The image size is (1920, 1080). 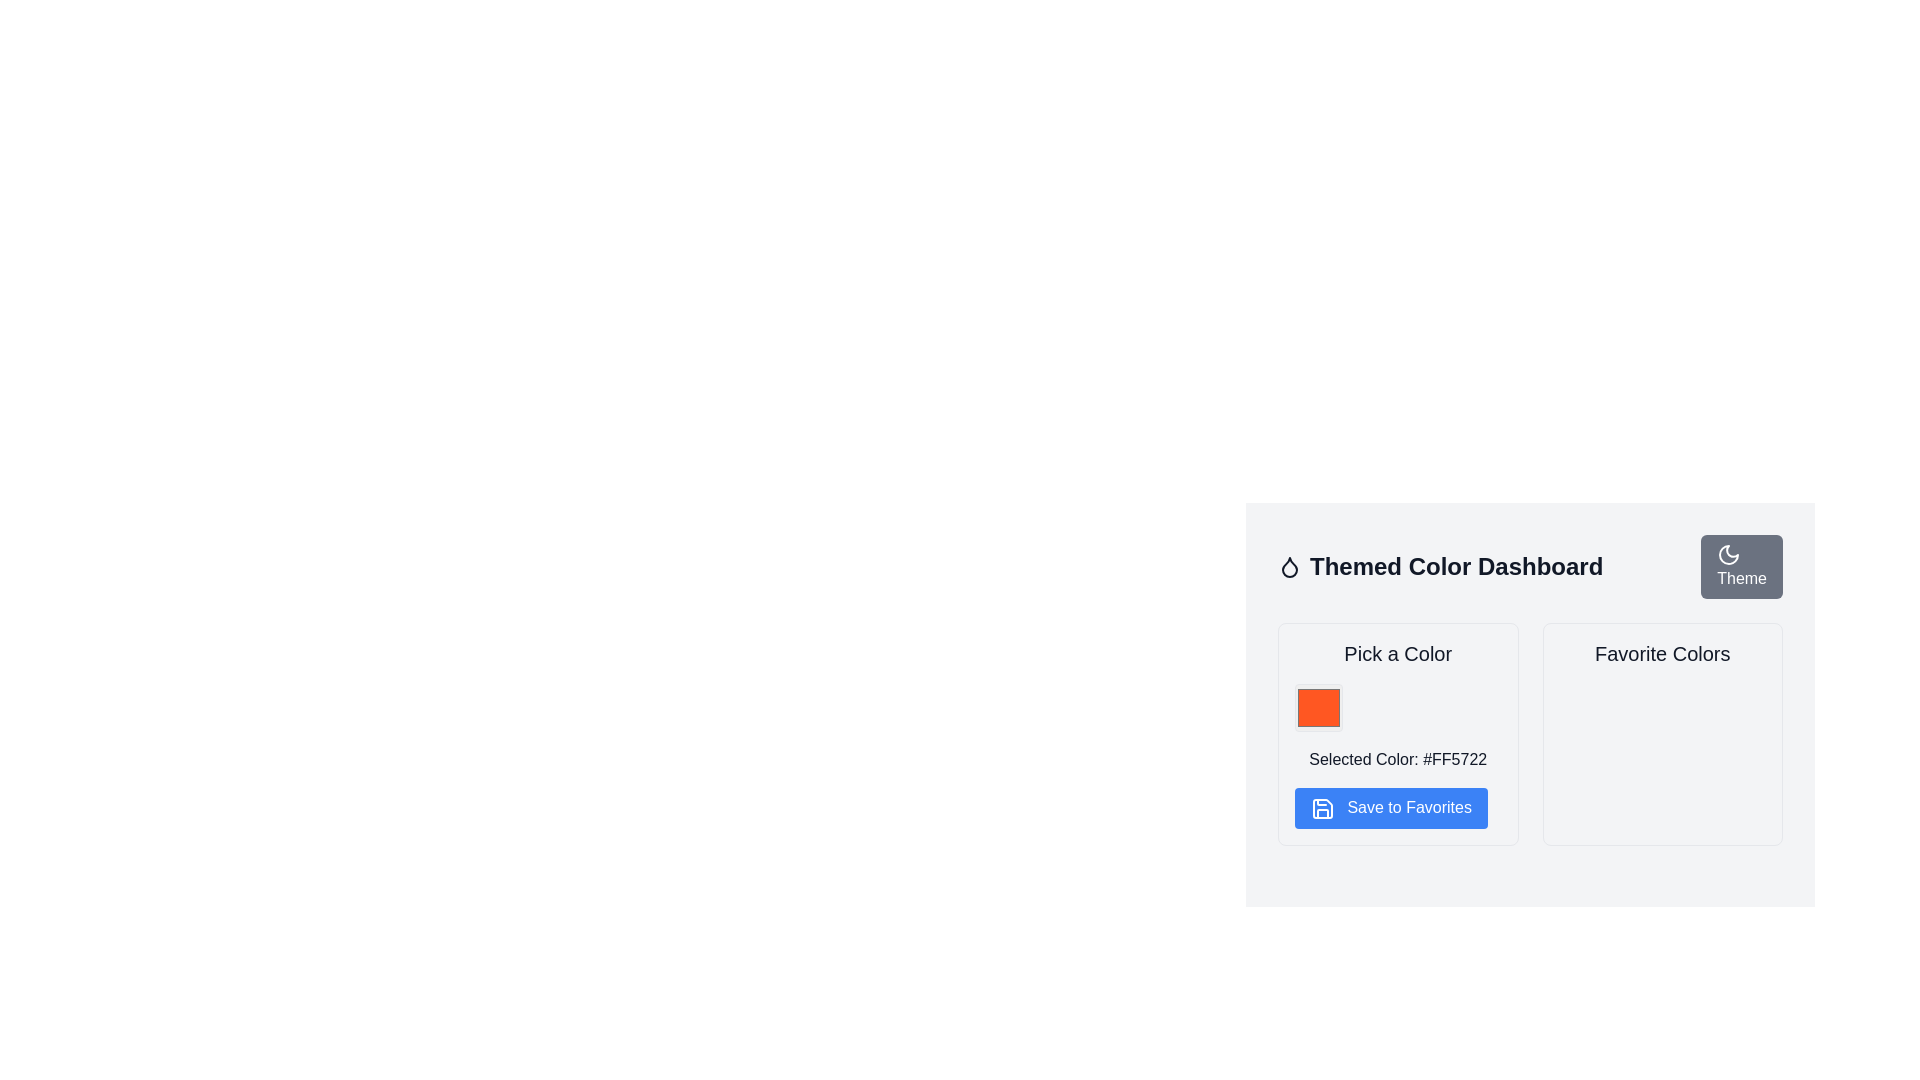 What do you see at coordinates (1728, 555) in the screenshot?
I see `the crescent moon icon located in the top-right corner of the themed color dashboard interface, next to the text labeled 'Theme', which is part of a clickable button for theme-related functionalities` at bounding box center [1728, 555].